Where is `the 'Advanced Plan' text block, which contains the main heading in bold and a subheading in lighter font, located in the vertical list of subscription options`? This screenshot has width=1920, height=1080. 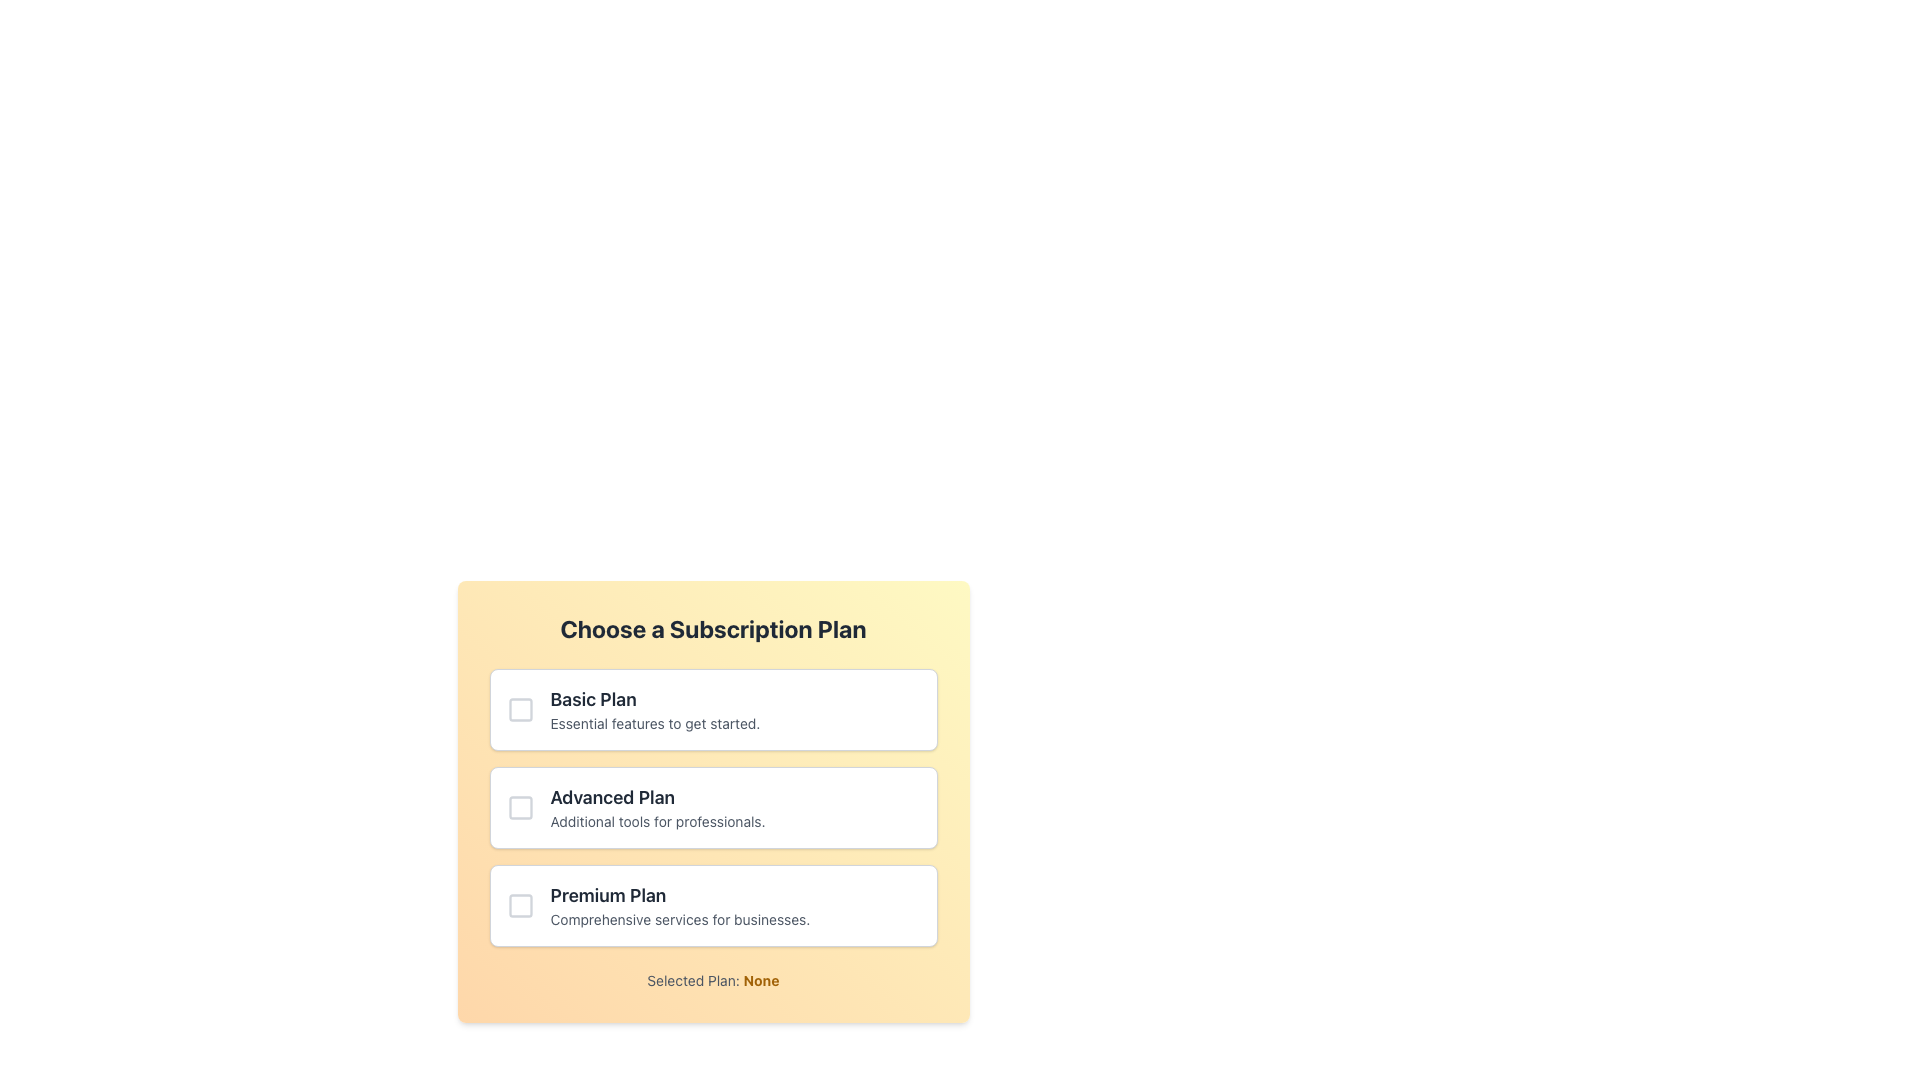 the 'Advanced Plan' text block, which contains the main heading in bold and a subheading in lighter font, located in the vertical list of subscription options is located at coordinates (734, 806).